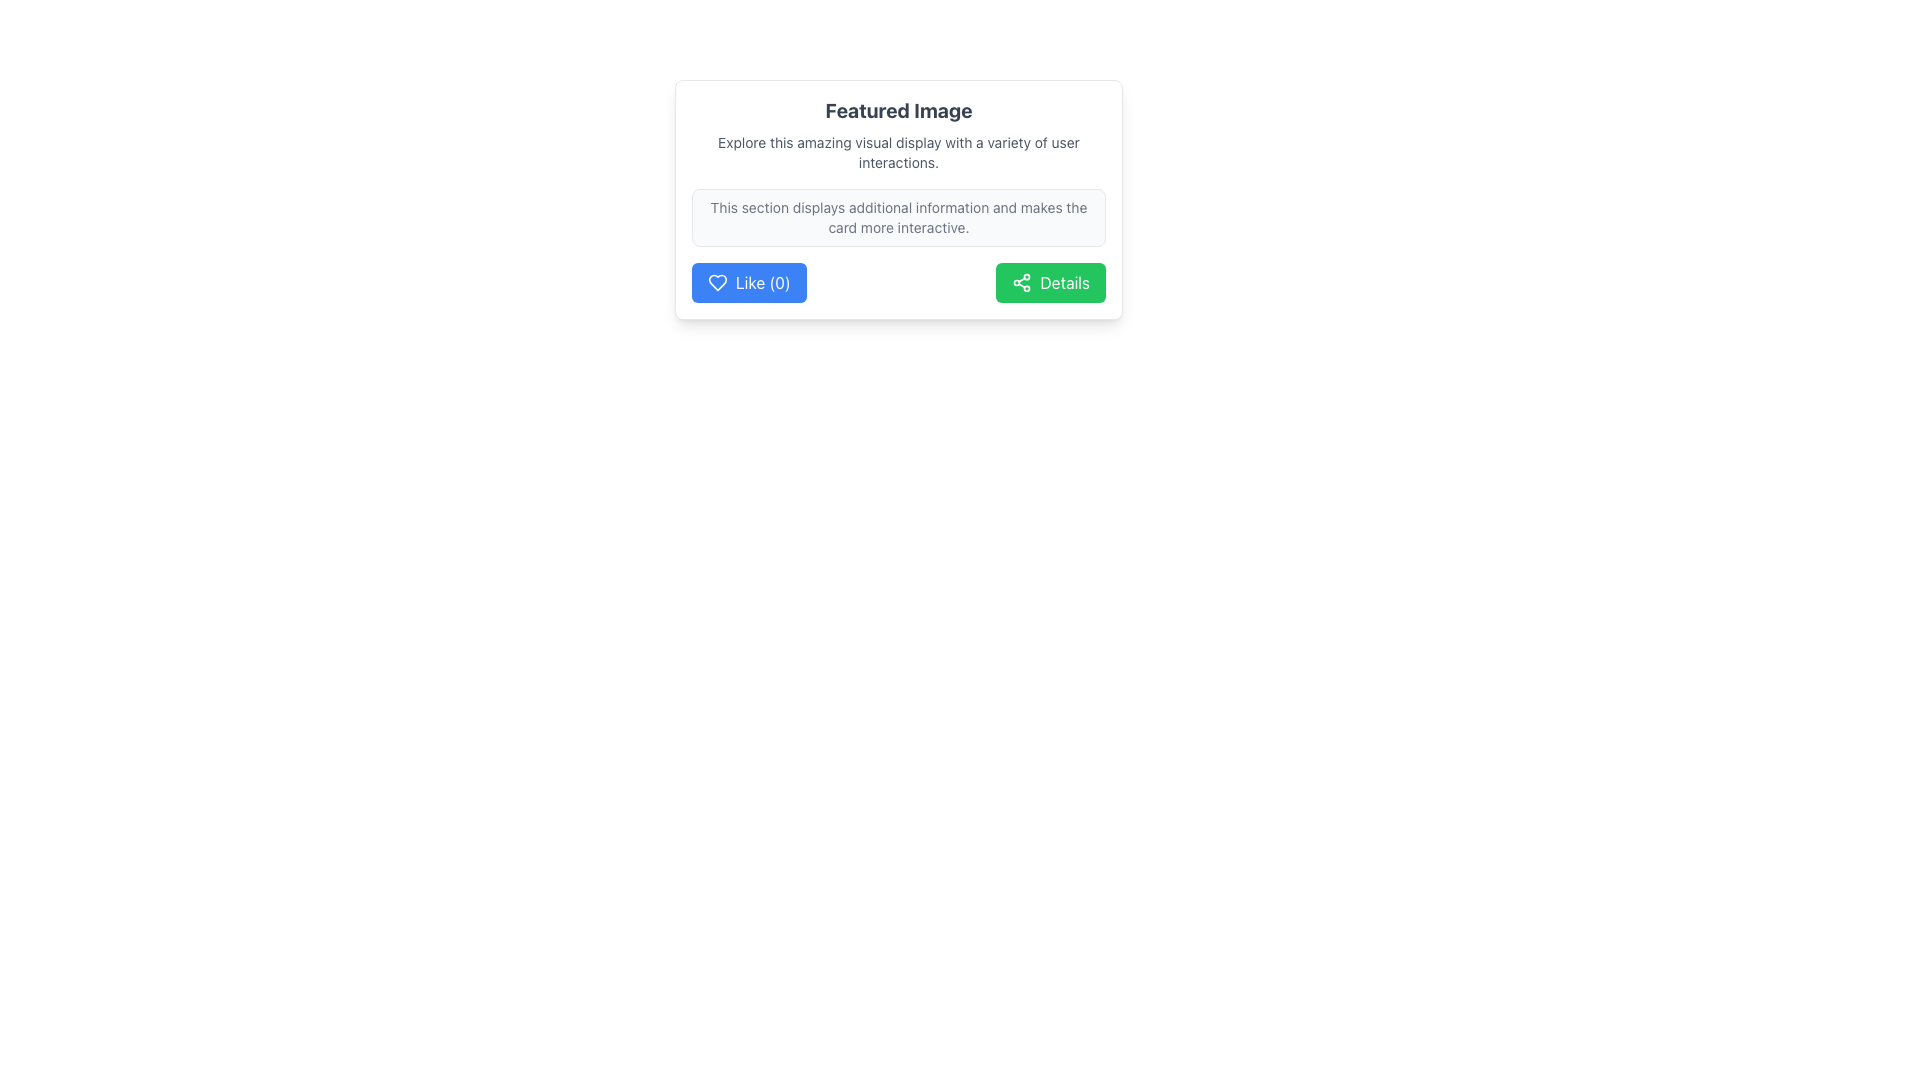  I want to click on the introductory text block located below the 'Featured Image' heading for accessibility purposes, so click(897, 152).